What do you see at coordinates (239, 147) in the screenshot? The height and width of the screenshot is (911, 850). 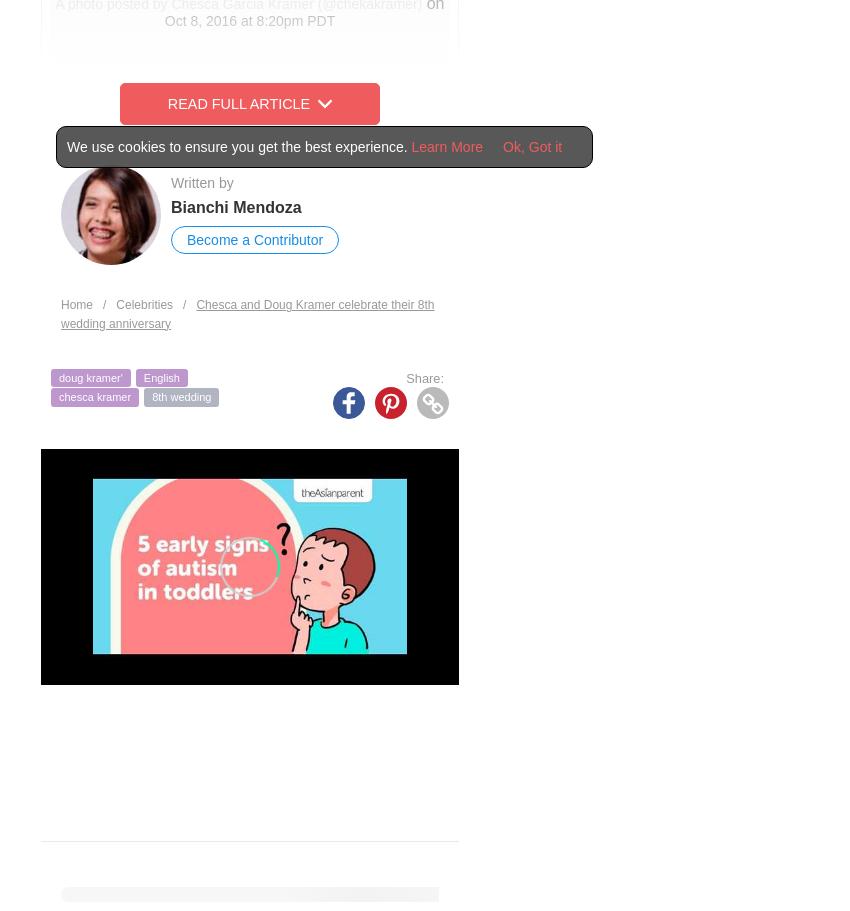 I see `'We use cookies to ensure you get the best experience.'` at bounding box center [239, 147].